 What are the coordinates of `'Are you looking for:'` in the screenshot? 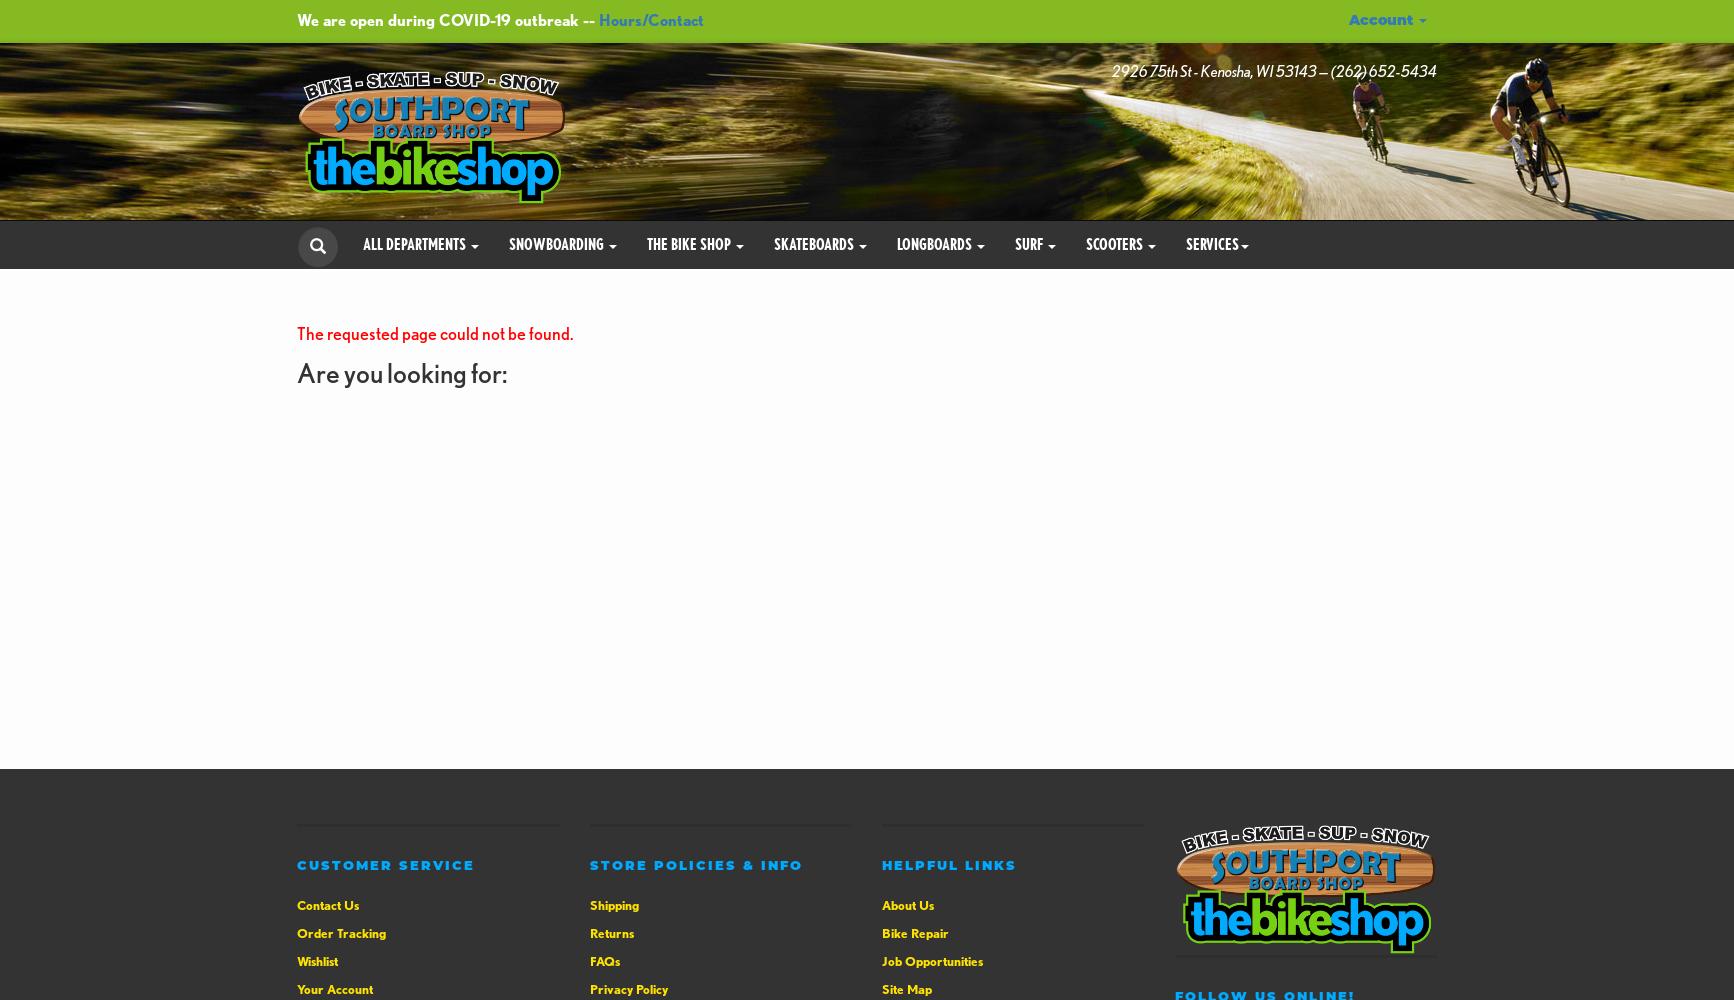 It's located at (401, 372).